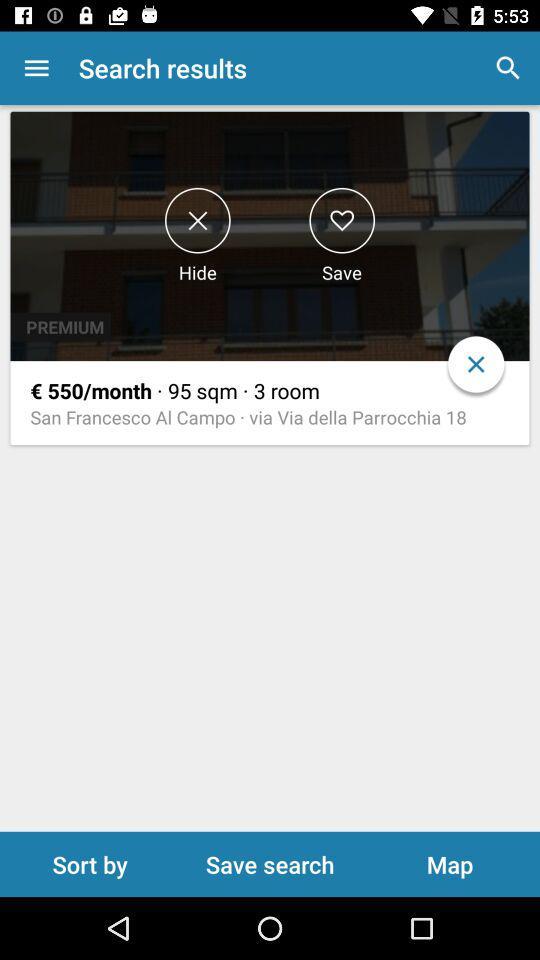 The width and height of the screenshot is (540, 960). What do you see at coordinates (270, 863) in the screenshot?
I see `save search` at bounding box center [270, 863].